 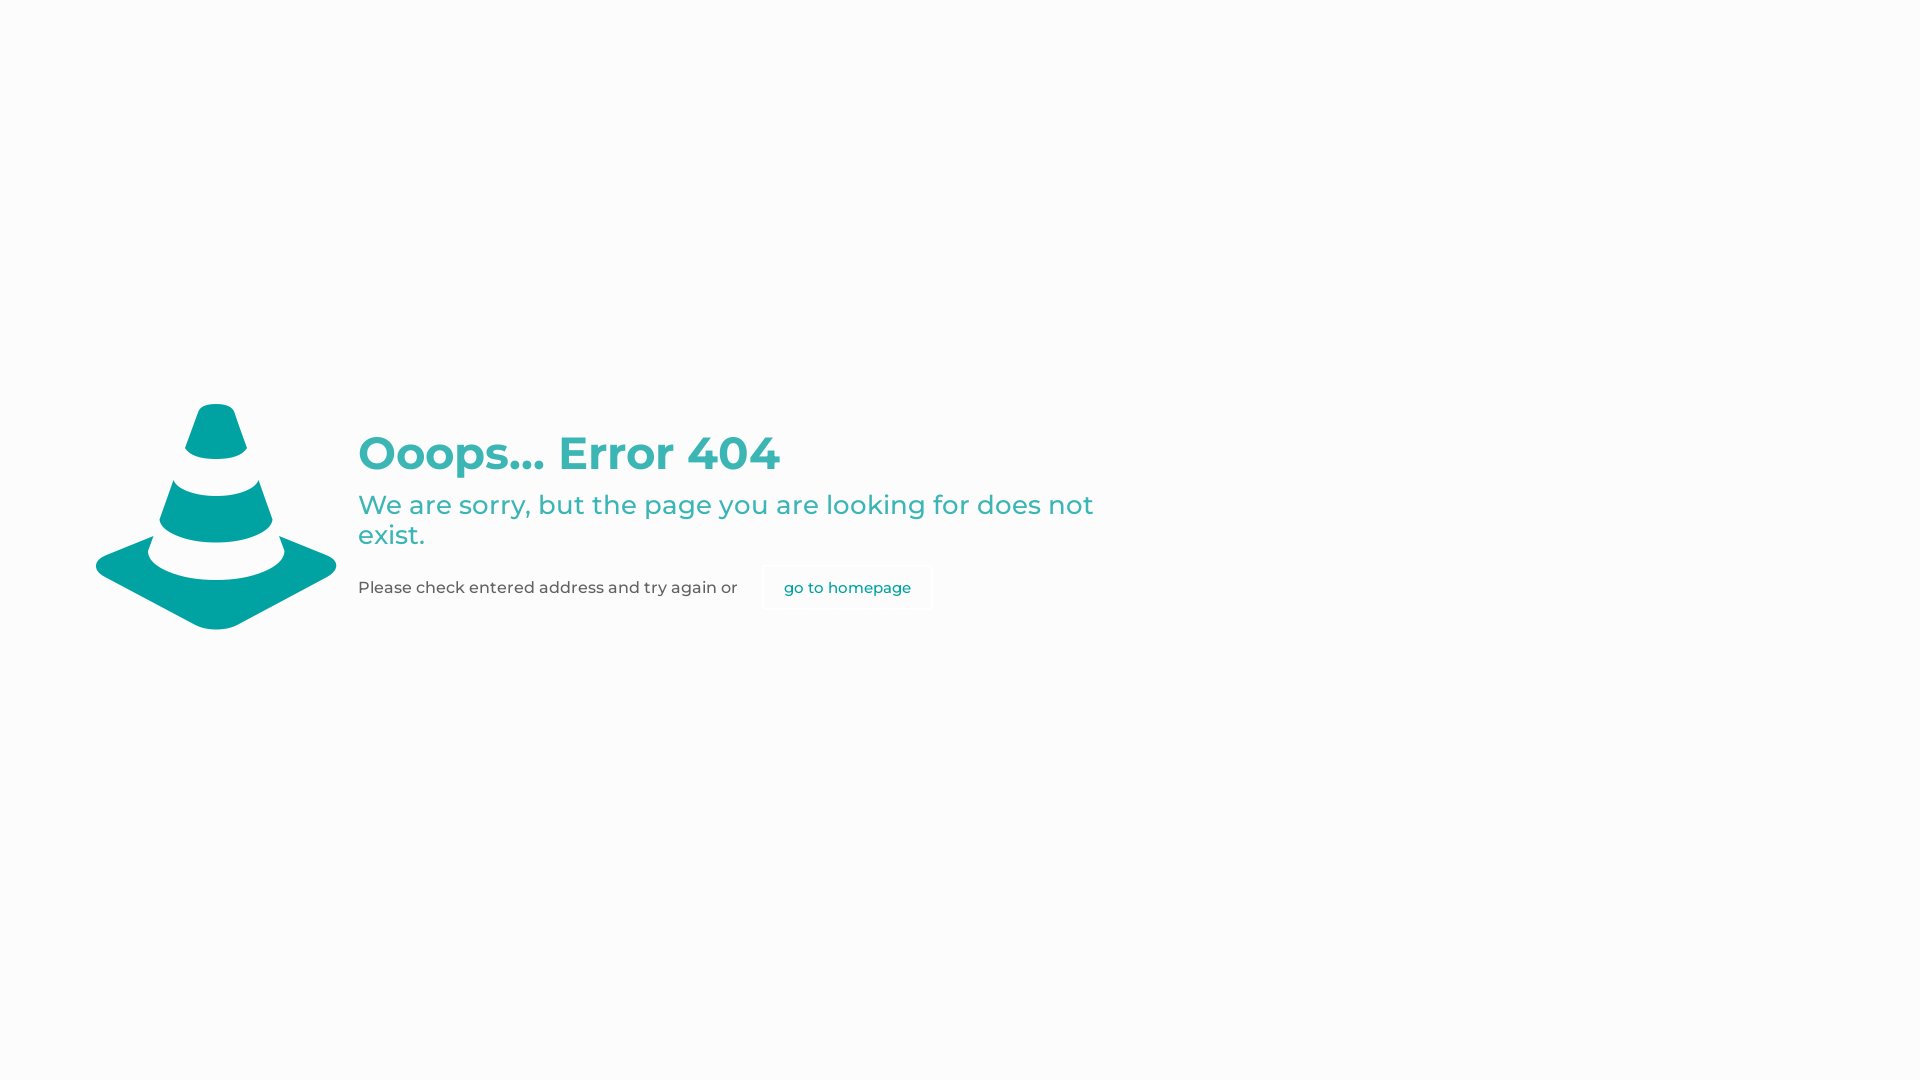 I want to click on 'go to homepage', so click(x=847, y=586).